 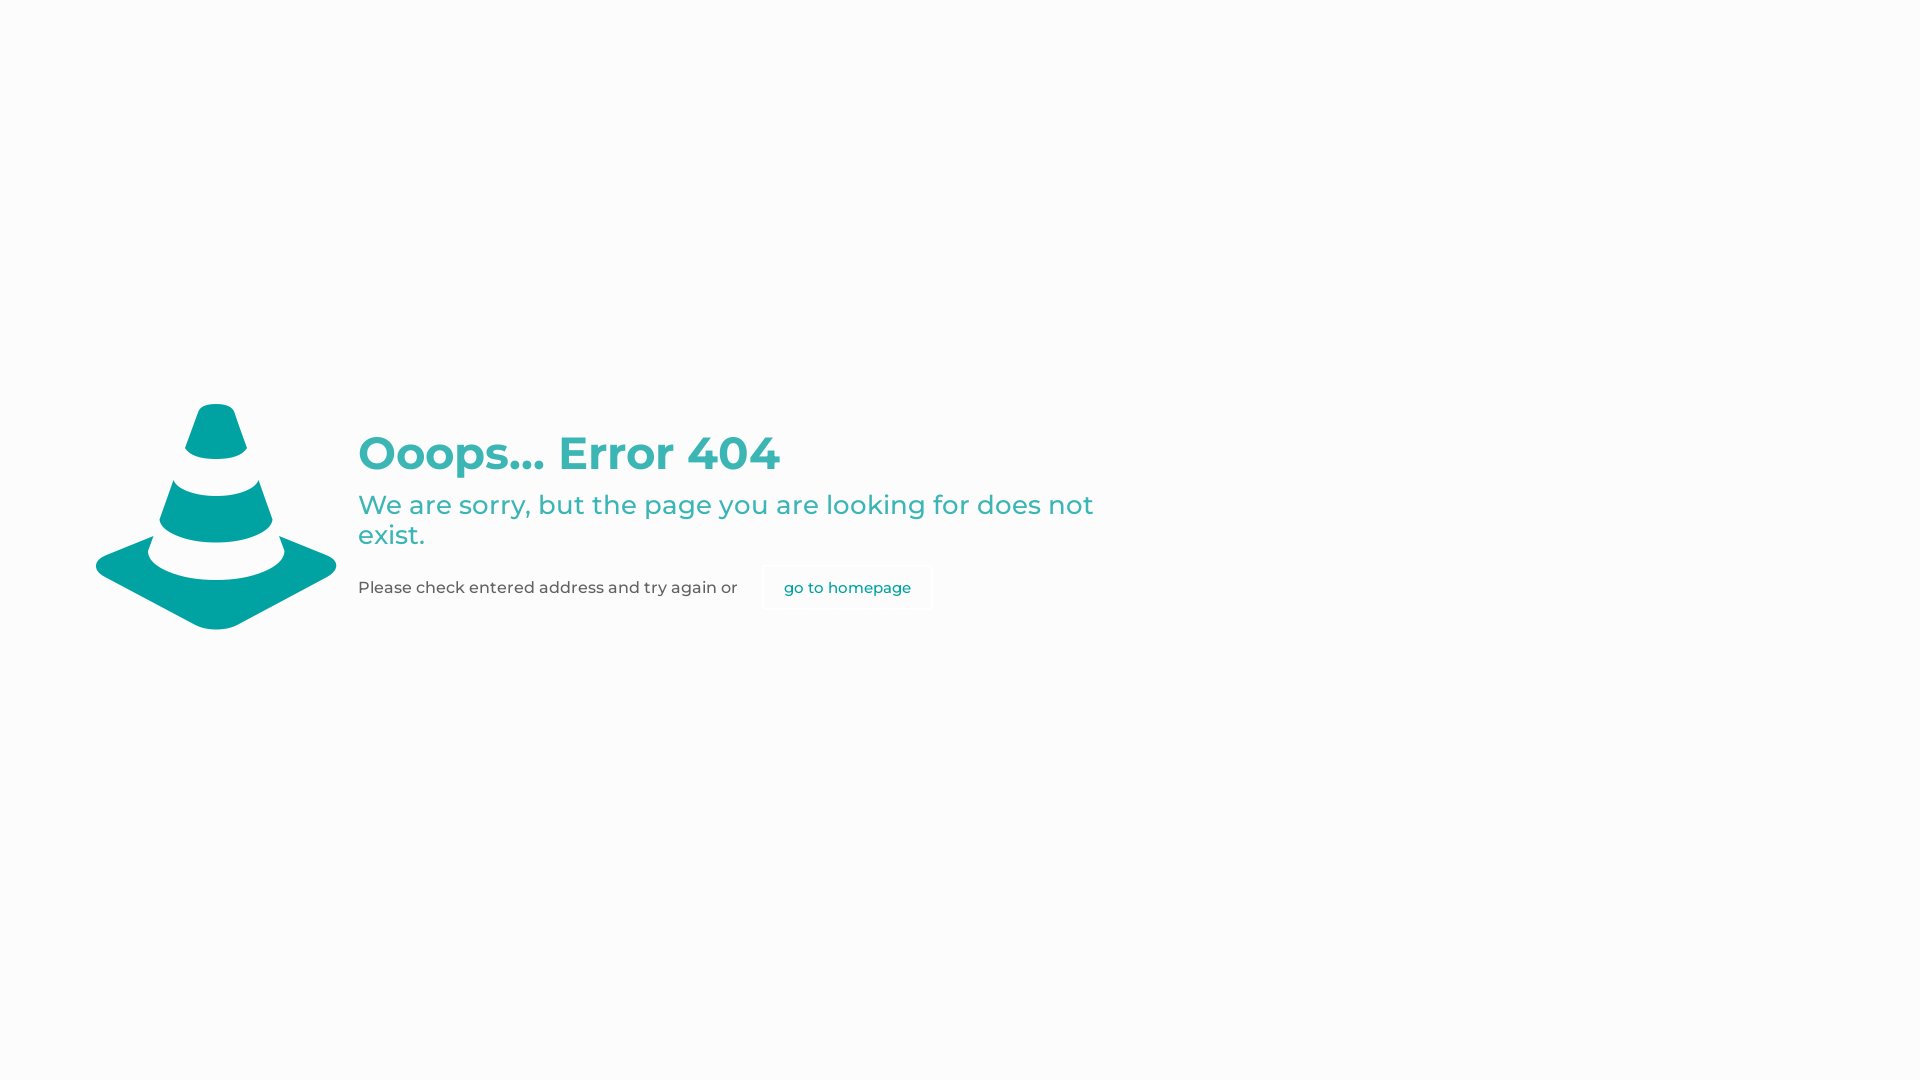 I want to click on 'go to homepage', so click(x=847, y=586).